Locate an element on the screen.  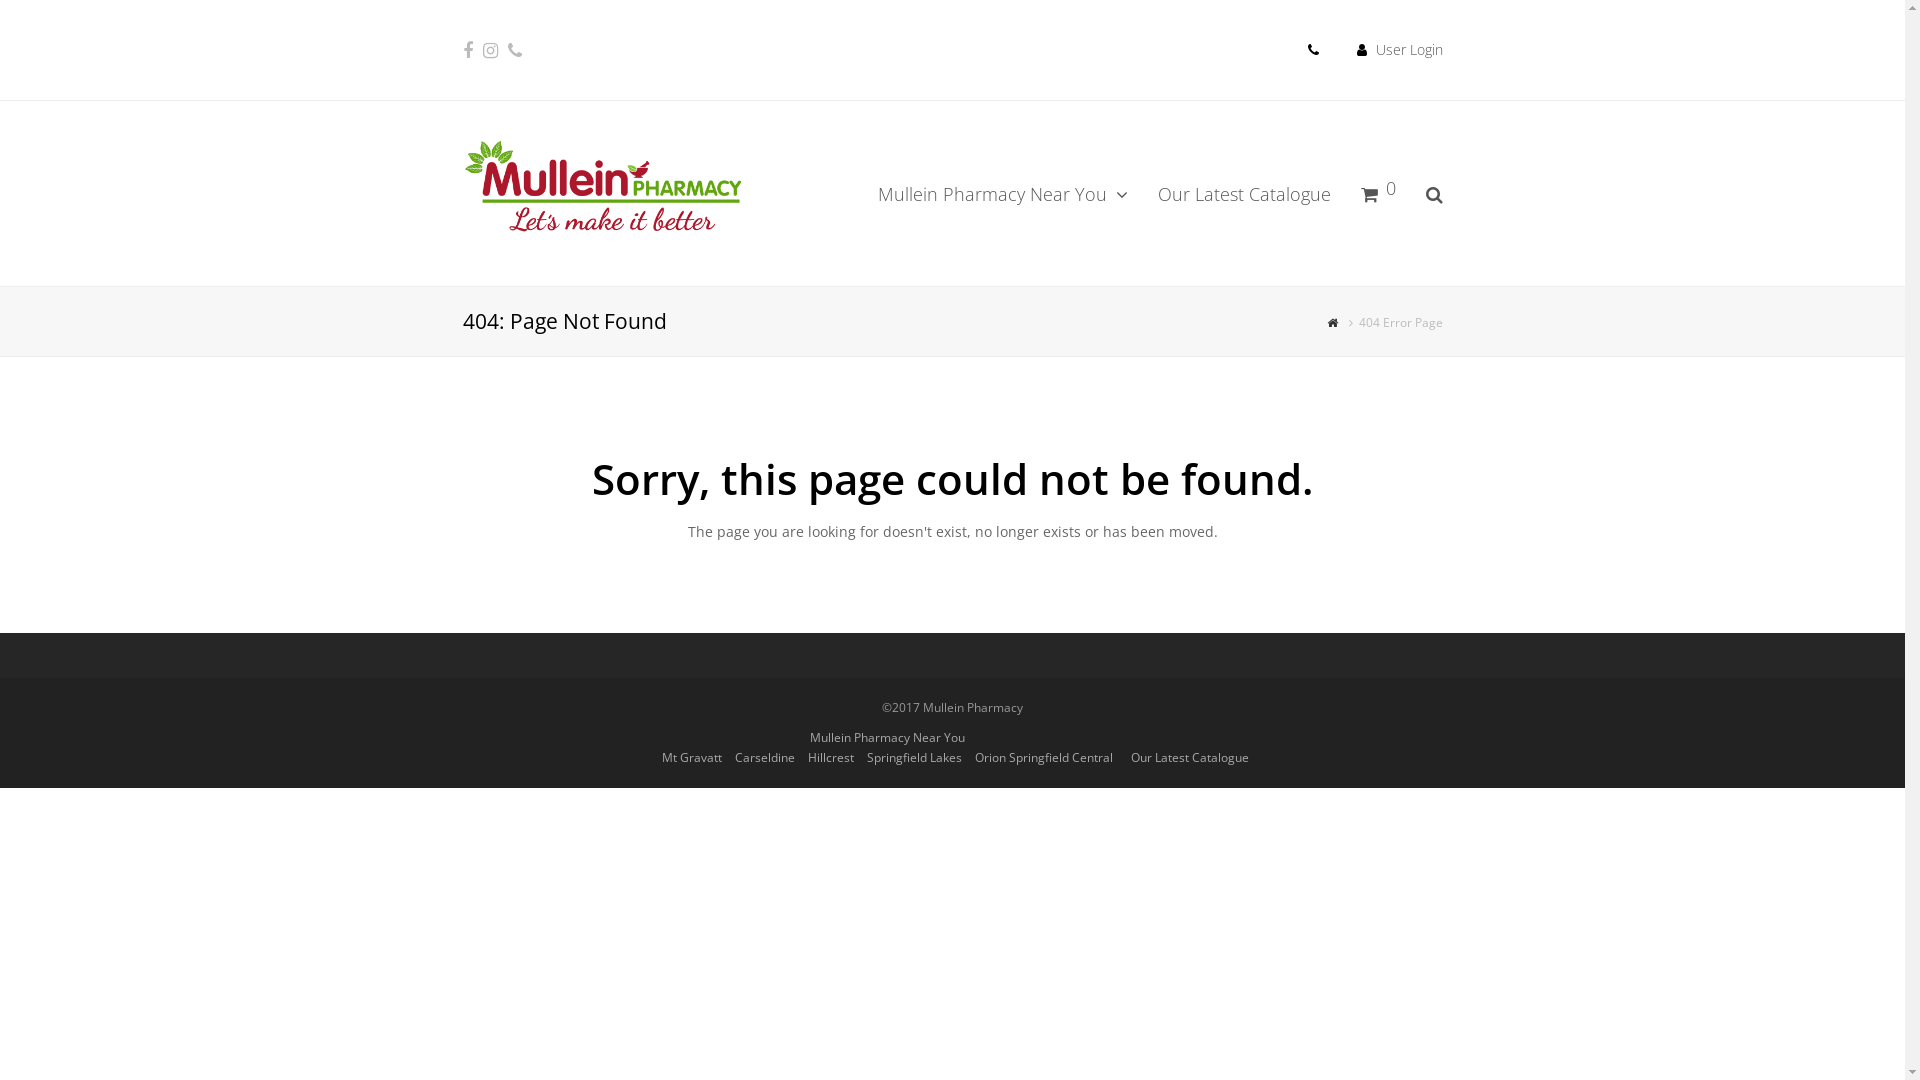
'Instagram' is located at coordinates (489, 49).